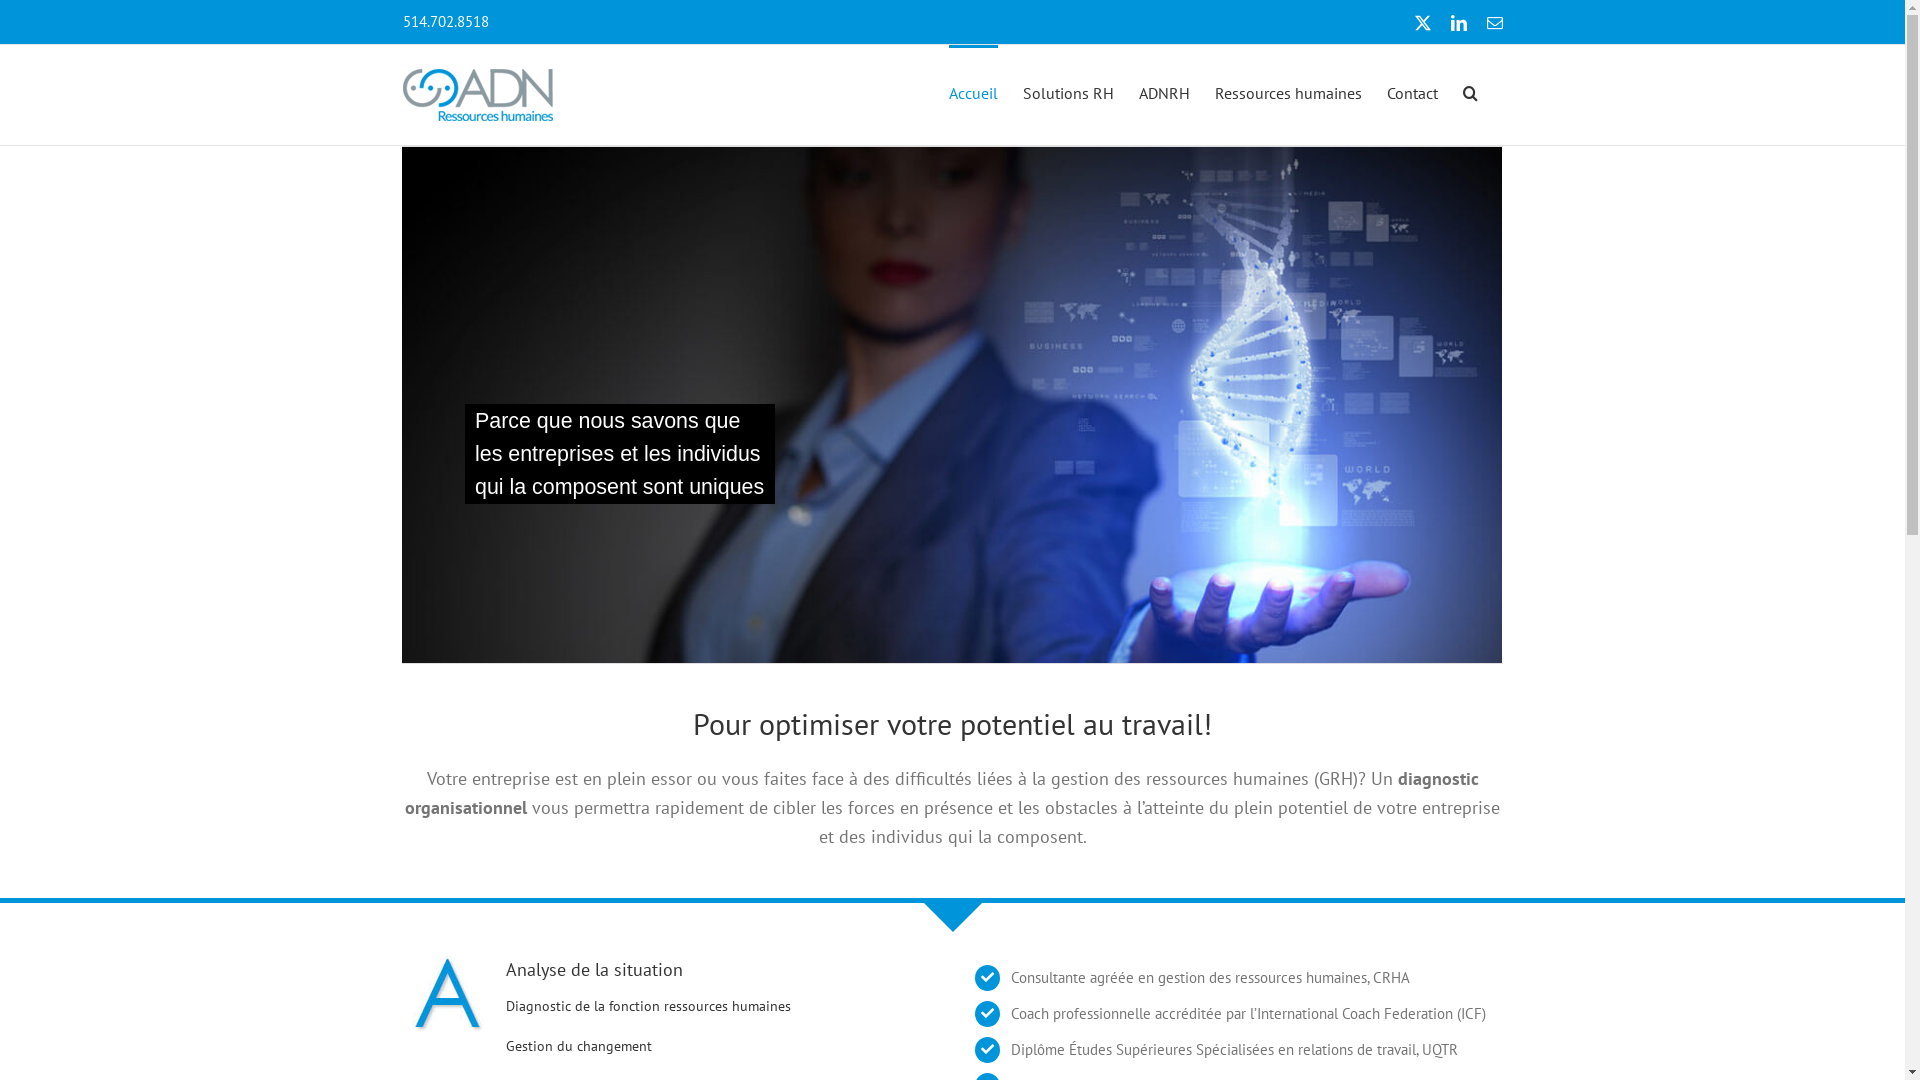 This screenshot has height=1080, width=1920. I want to click on 'Recherche', so click(1469, 91).